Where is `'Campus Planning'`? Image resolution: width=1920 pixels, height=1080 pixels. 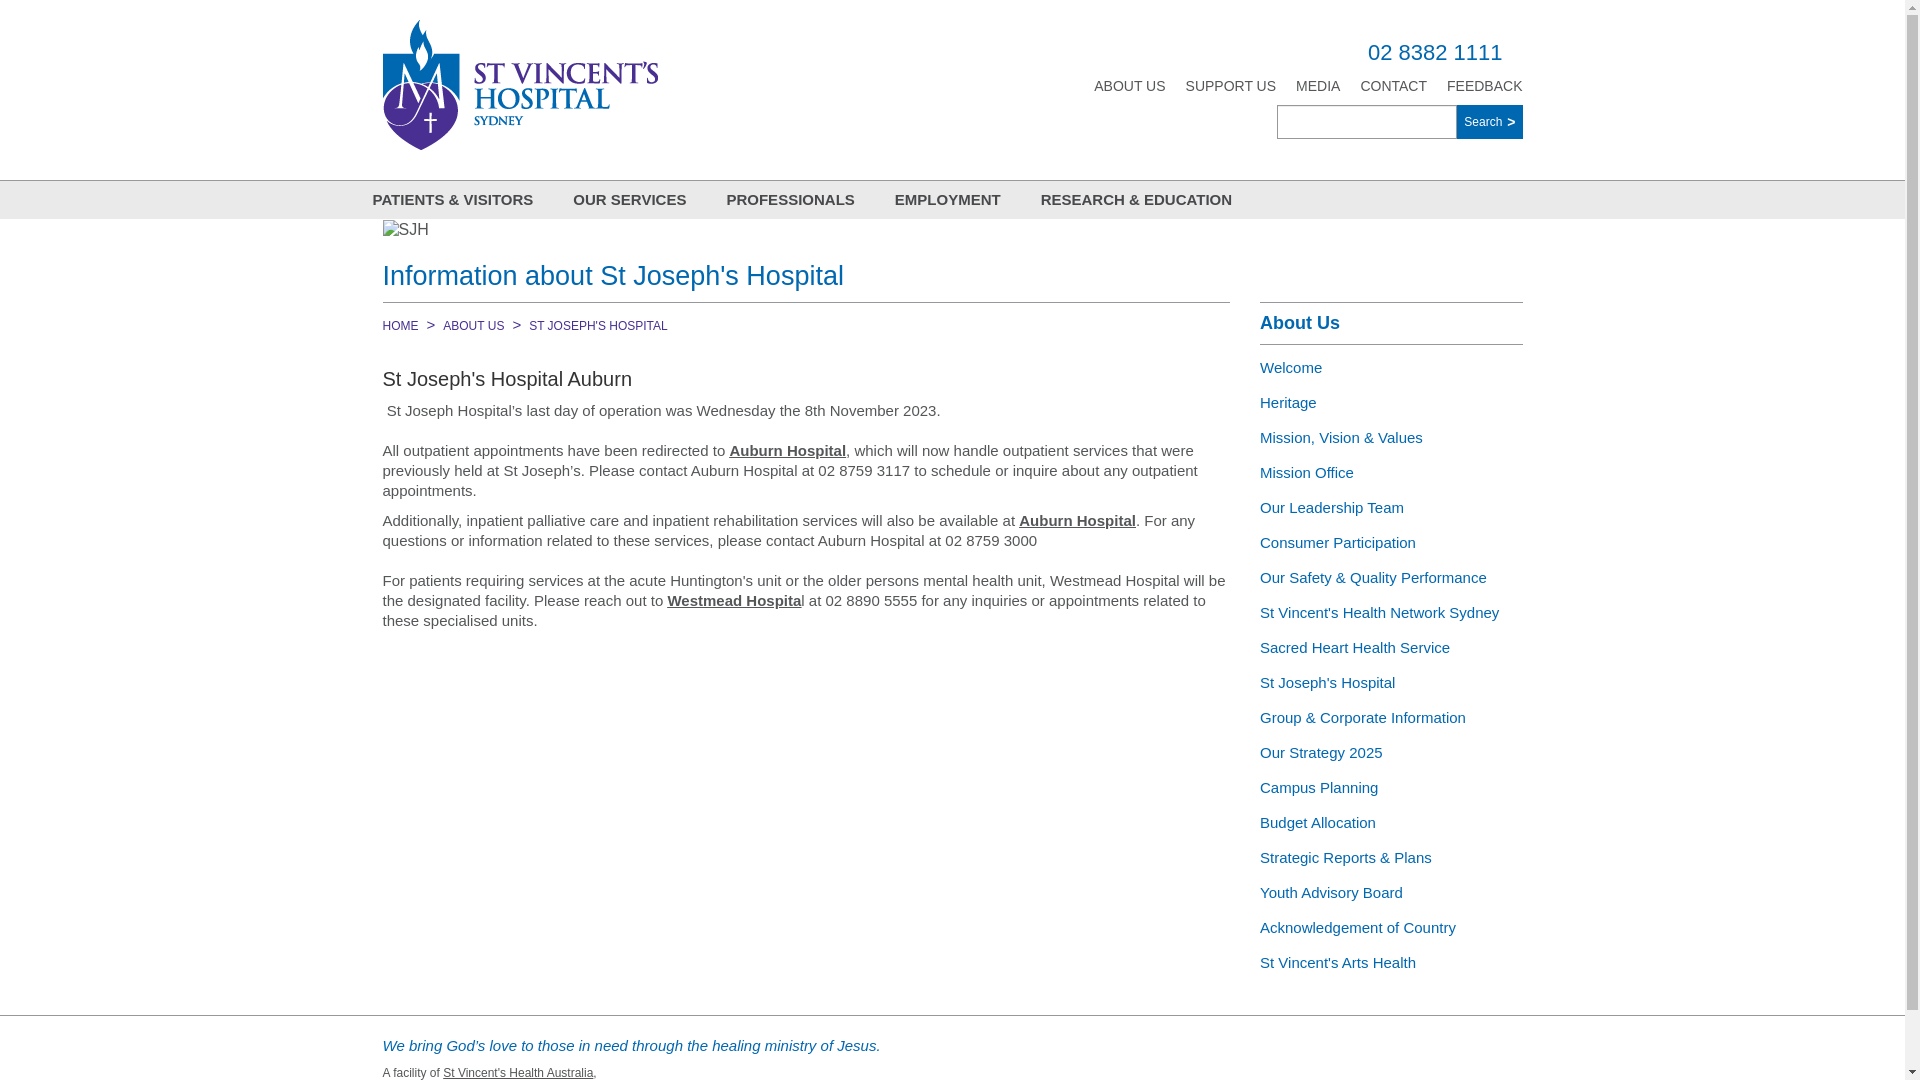
'Campus Planning' is located at coordinates (1390, 786).